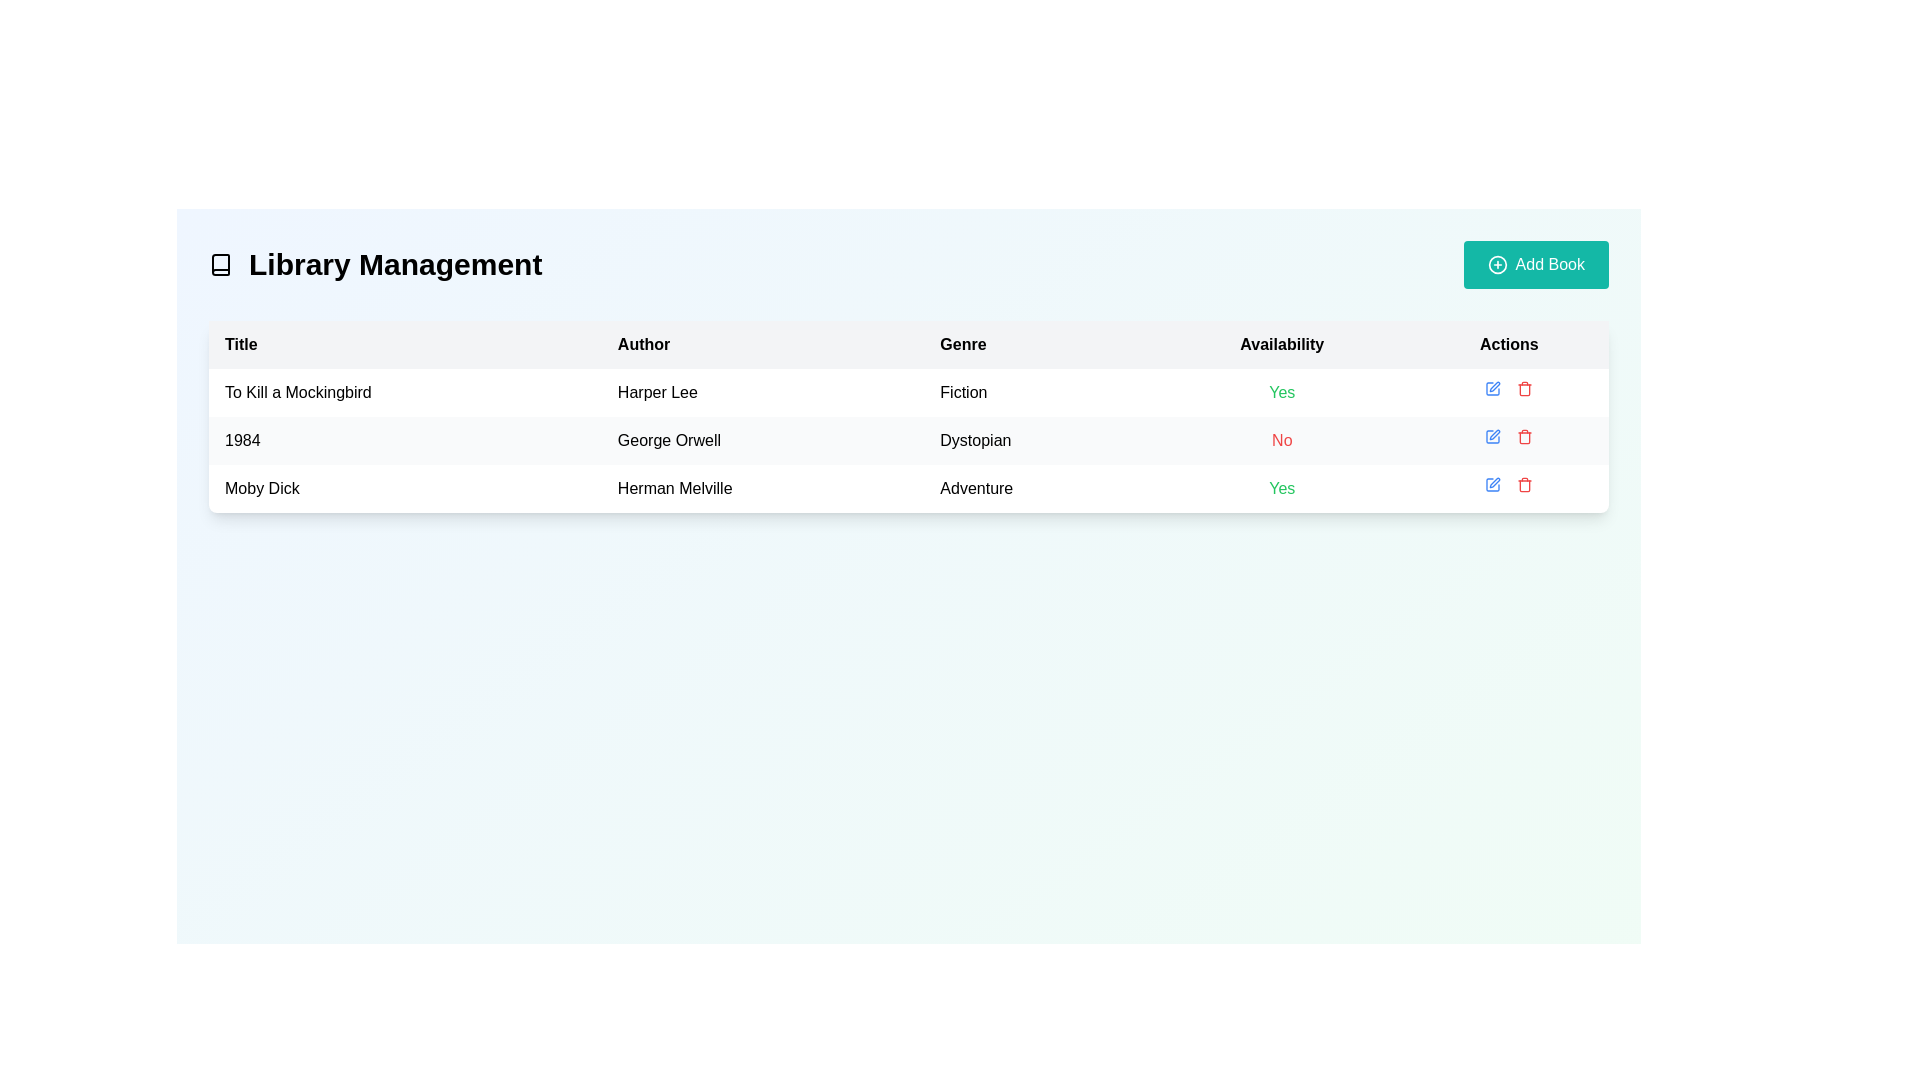 This screenshot has height=1080, width=1920. What do you see at coordinates (1282, 392) in the screenshot?
I see `the text label displaying the availability status of the book 'Moby Dick'` at bounding box center [1282, 392].